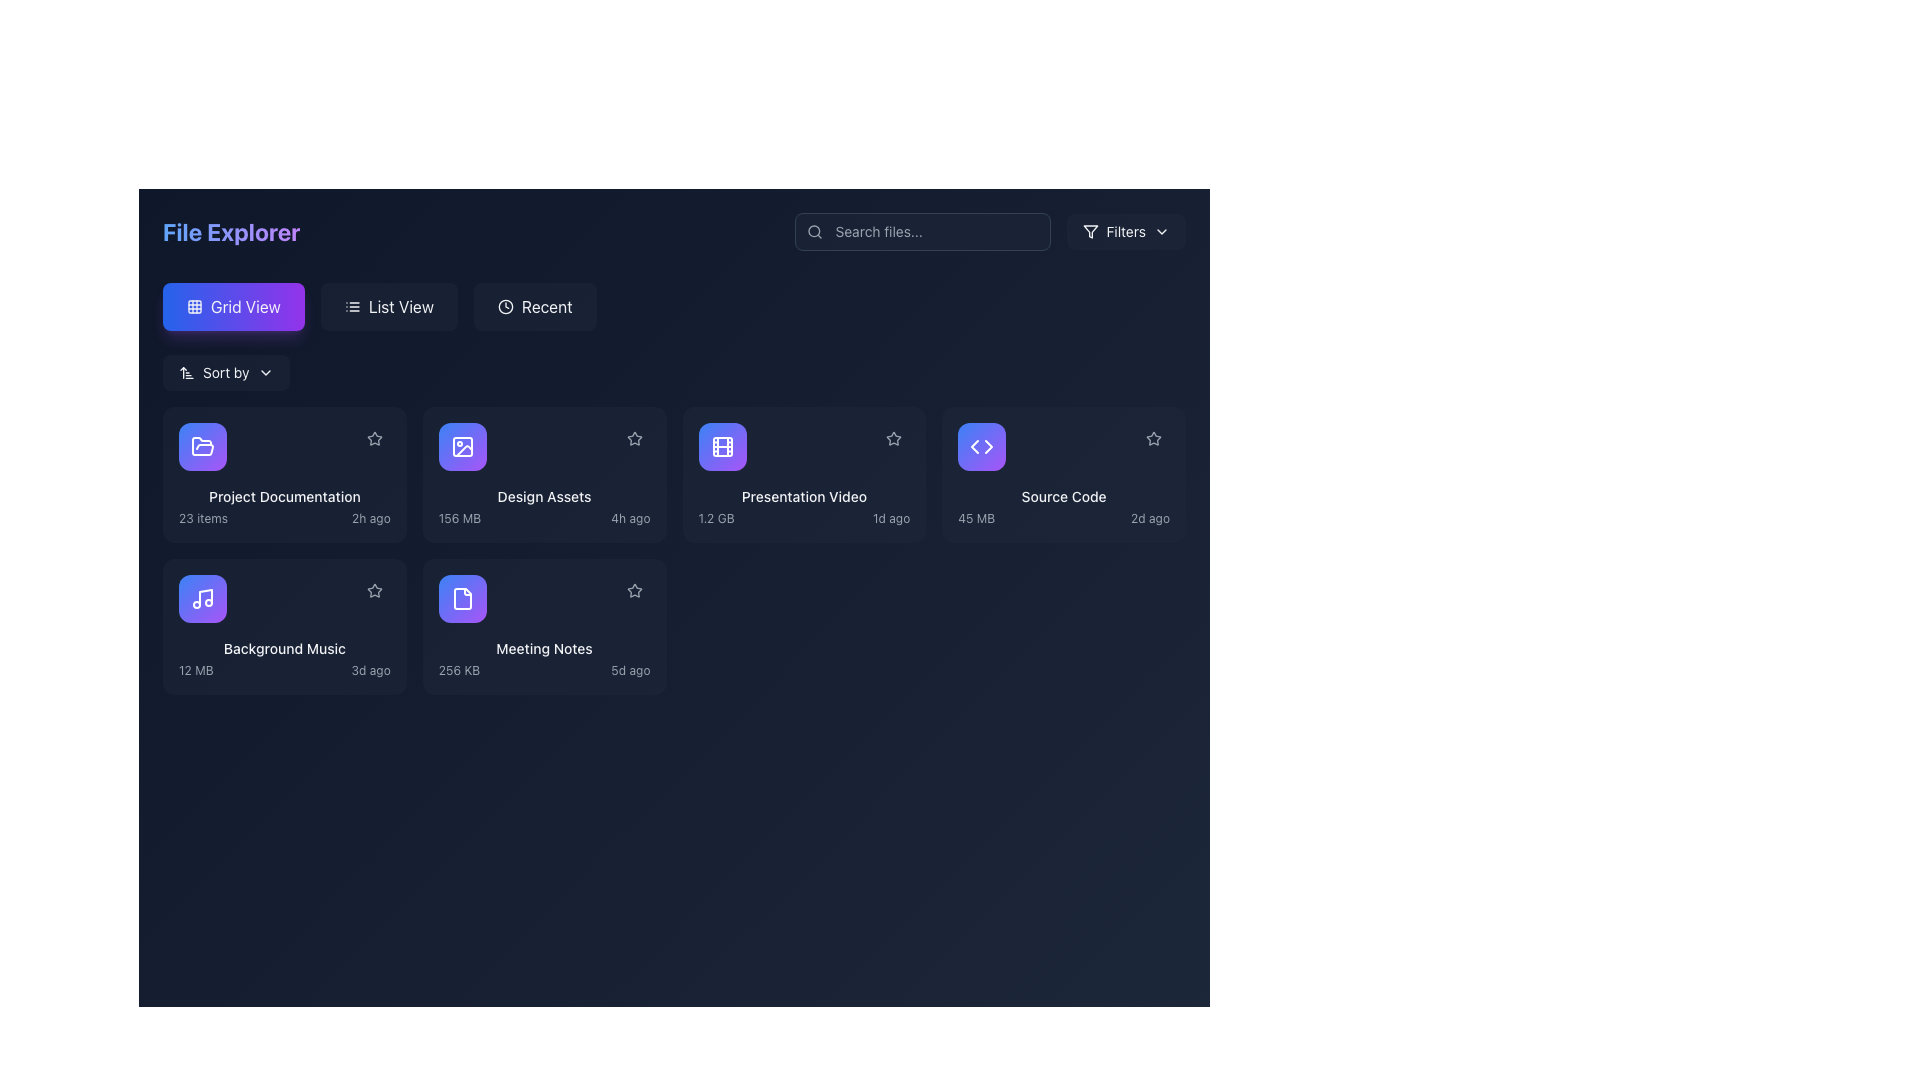  Describe the element at coordinates (458, 671) in the screenshot. I see `the text label indicating the file size of the 'Meeting Notes' document, which is located in the lower portion of the card, aligned to the left next to '5d ago.'` at that location.